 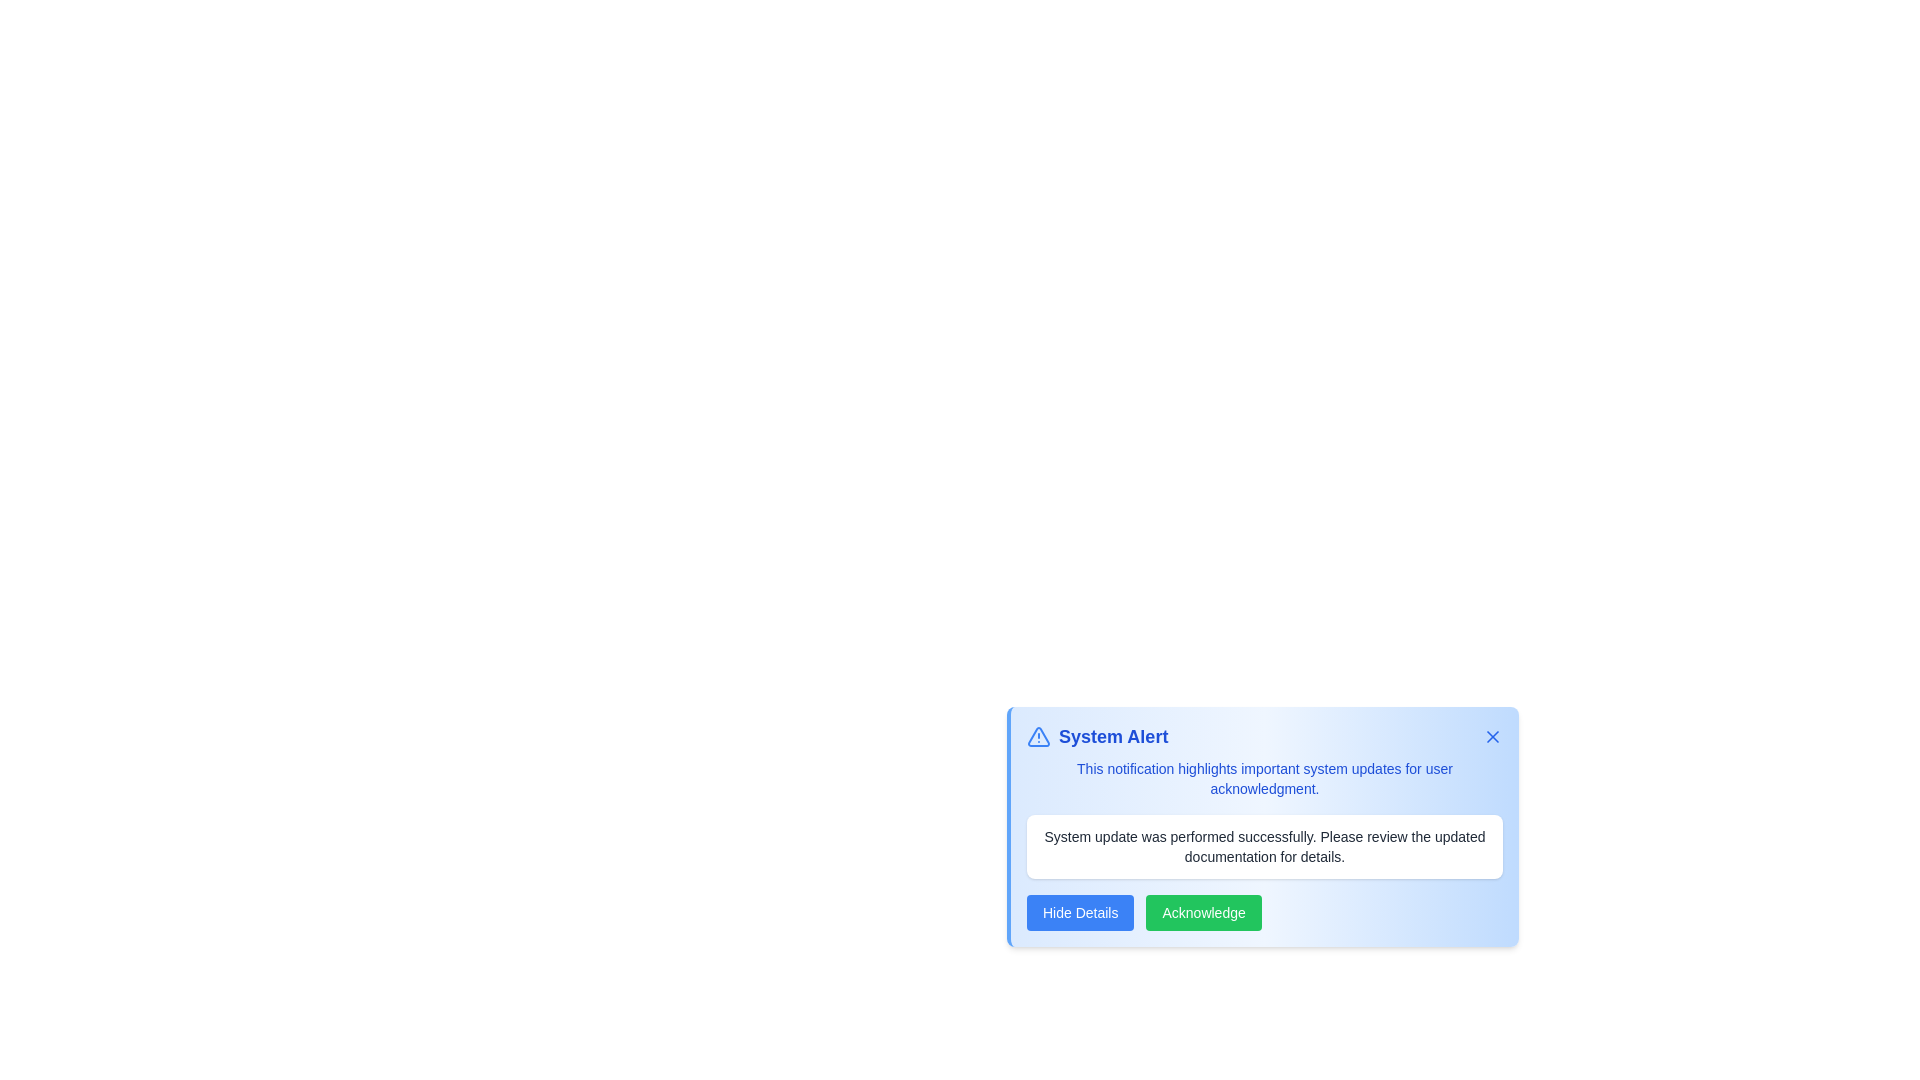 I want to click on the close button to dismiss the notification, so click(x=1492, y=736).